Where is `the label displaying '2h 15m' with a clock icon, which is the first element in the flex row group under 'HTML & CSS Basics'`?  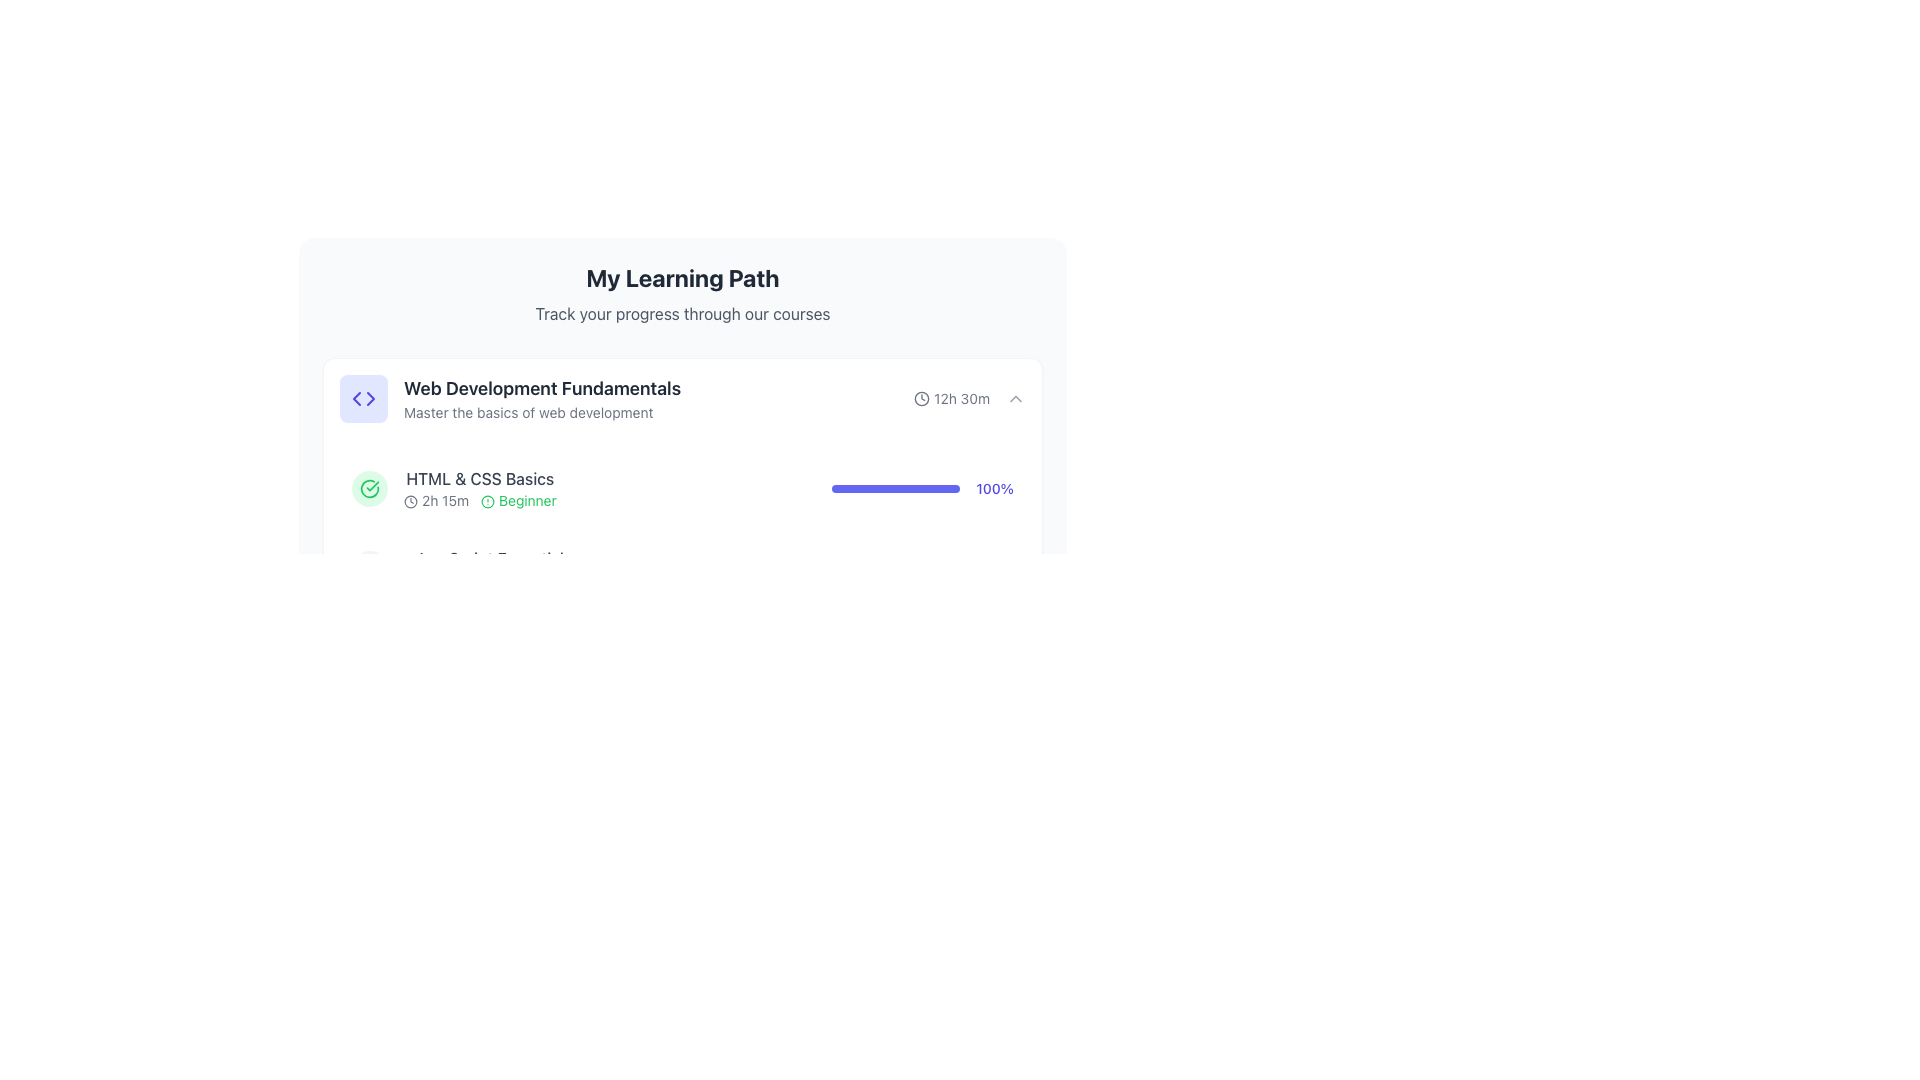 the label displaying '2h 15m' with a clock icon, which is the first element in the flex row group under 'HTML & CSS Basics' is located at coordinates (435, 500).